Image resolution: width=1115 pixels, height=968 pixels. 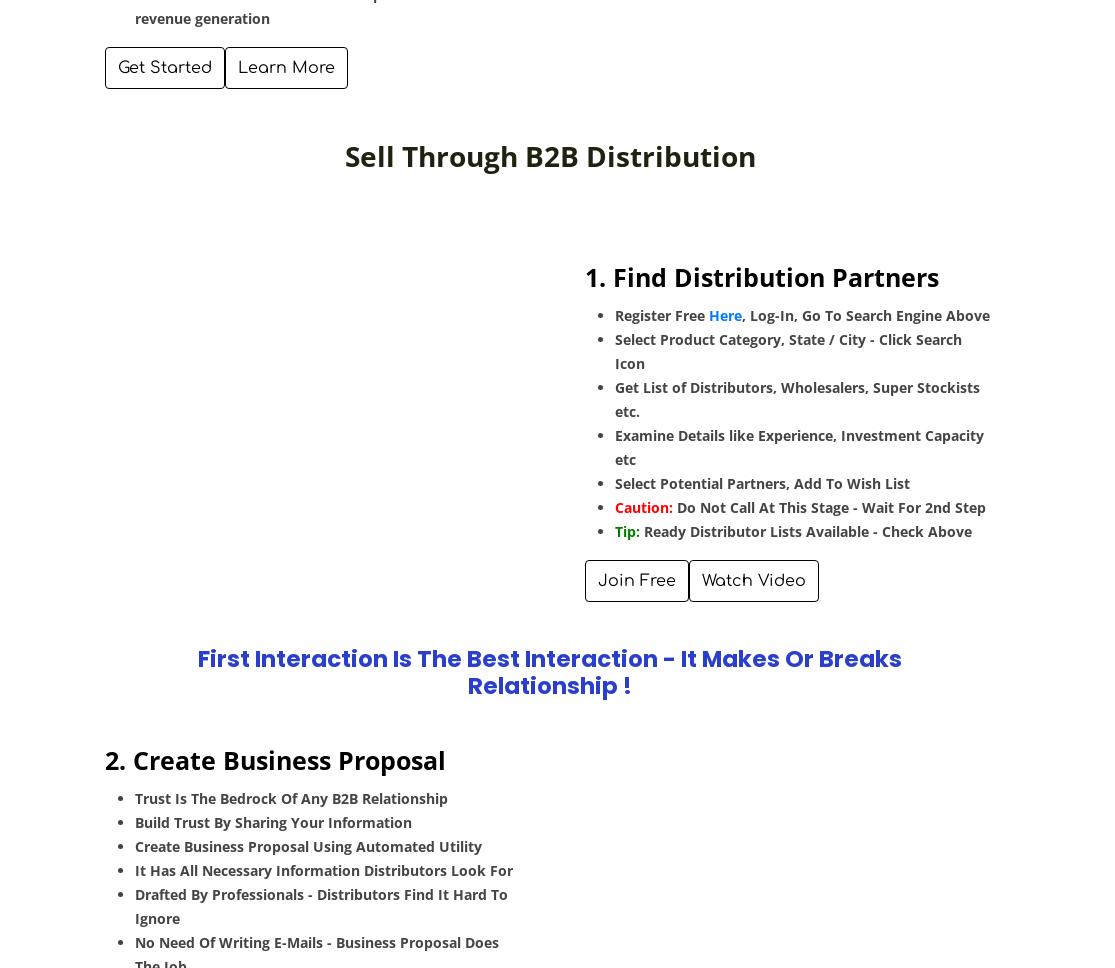 I want to click on 'Get List of Distributors, Wholesalers, Super Stockists etc.', so click(x=796, y=397).